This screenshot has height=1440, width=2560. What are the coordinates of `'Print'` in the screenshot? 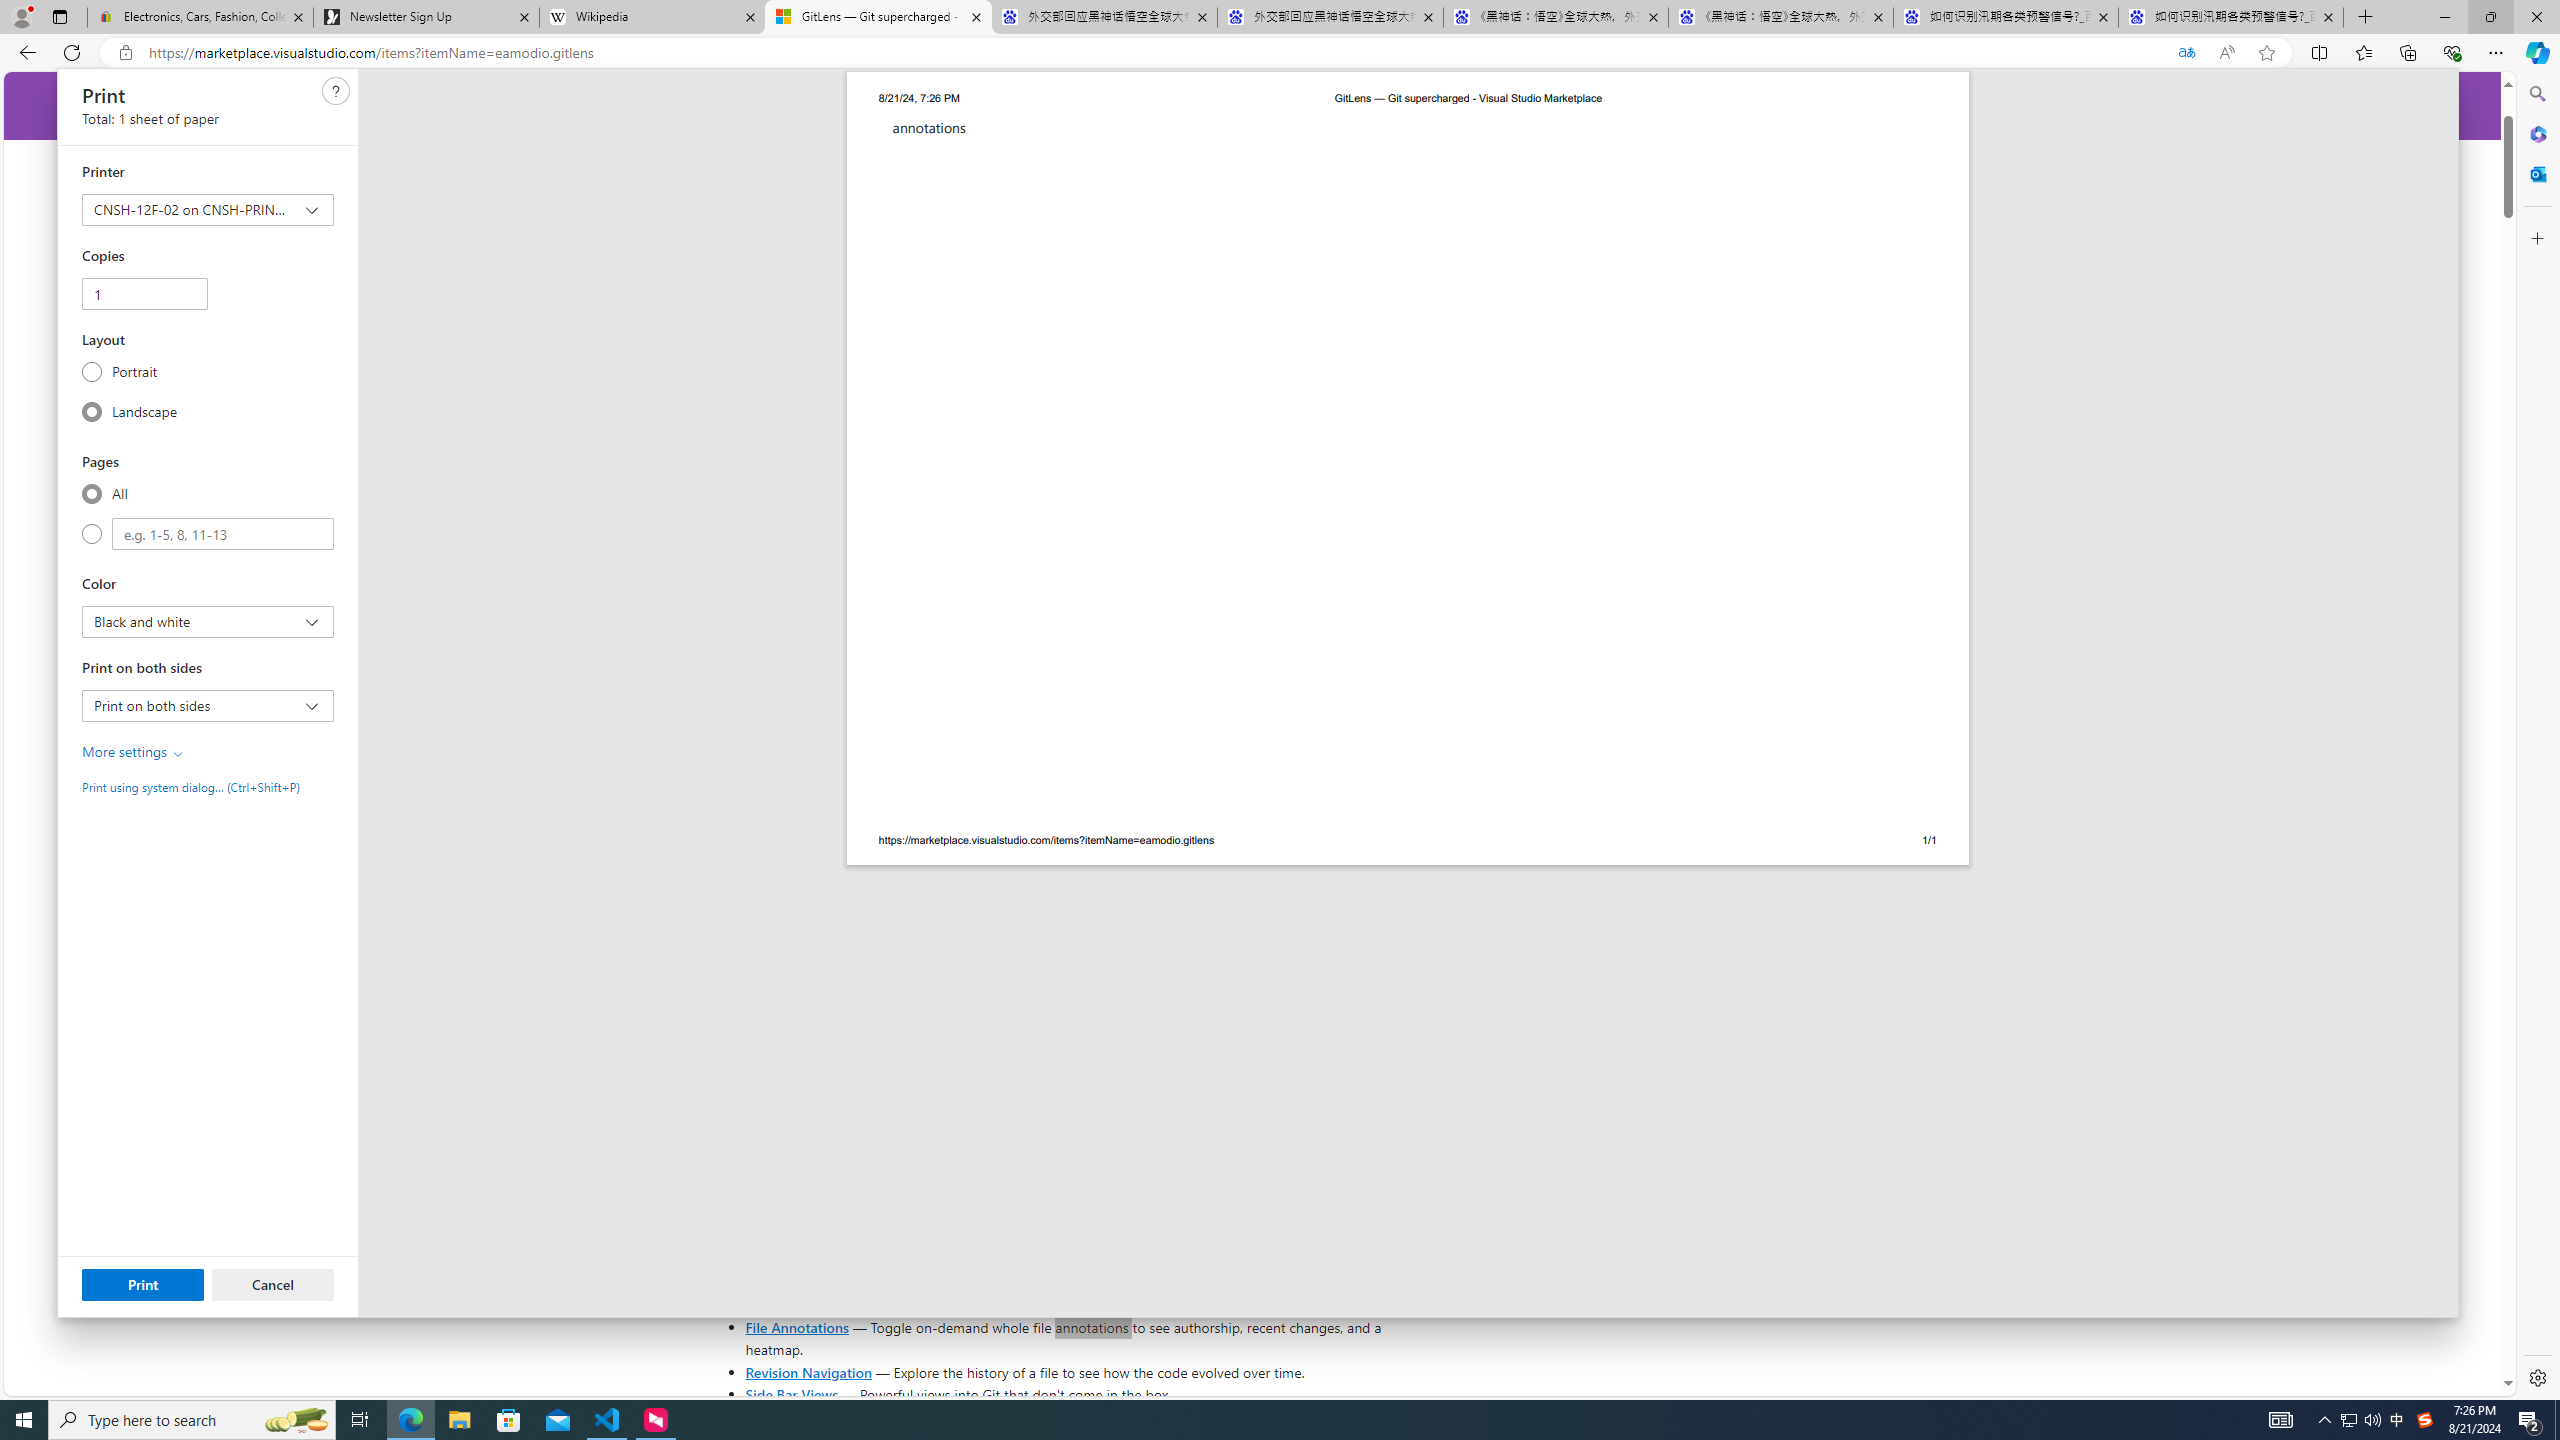 It's located at (142, 1283).